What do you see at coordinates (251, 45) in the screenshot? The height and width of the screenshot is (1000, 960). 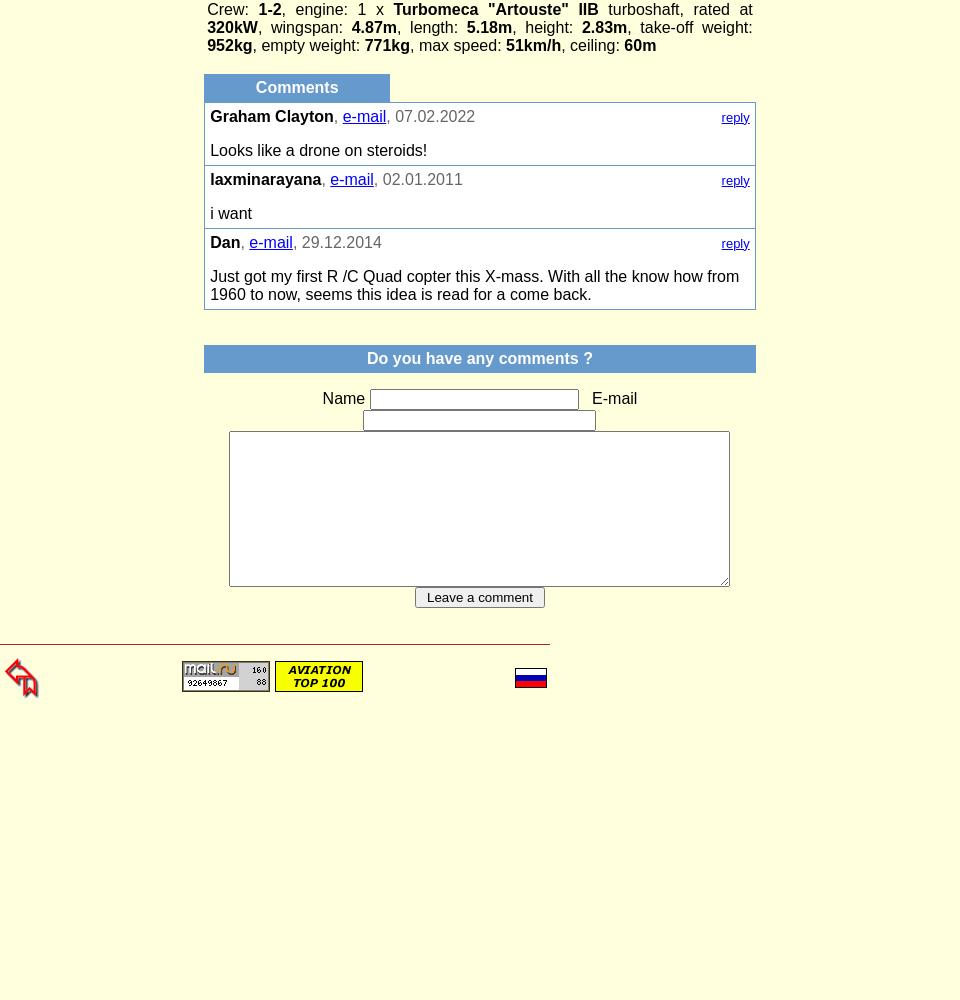 I see `',
empty weight:'` at bounding box center [251, 45].